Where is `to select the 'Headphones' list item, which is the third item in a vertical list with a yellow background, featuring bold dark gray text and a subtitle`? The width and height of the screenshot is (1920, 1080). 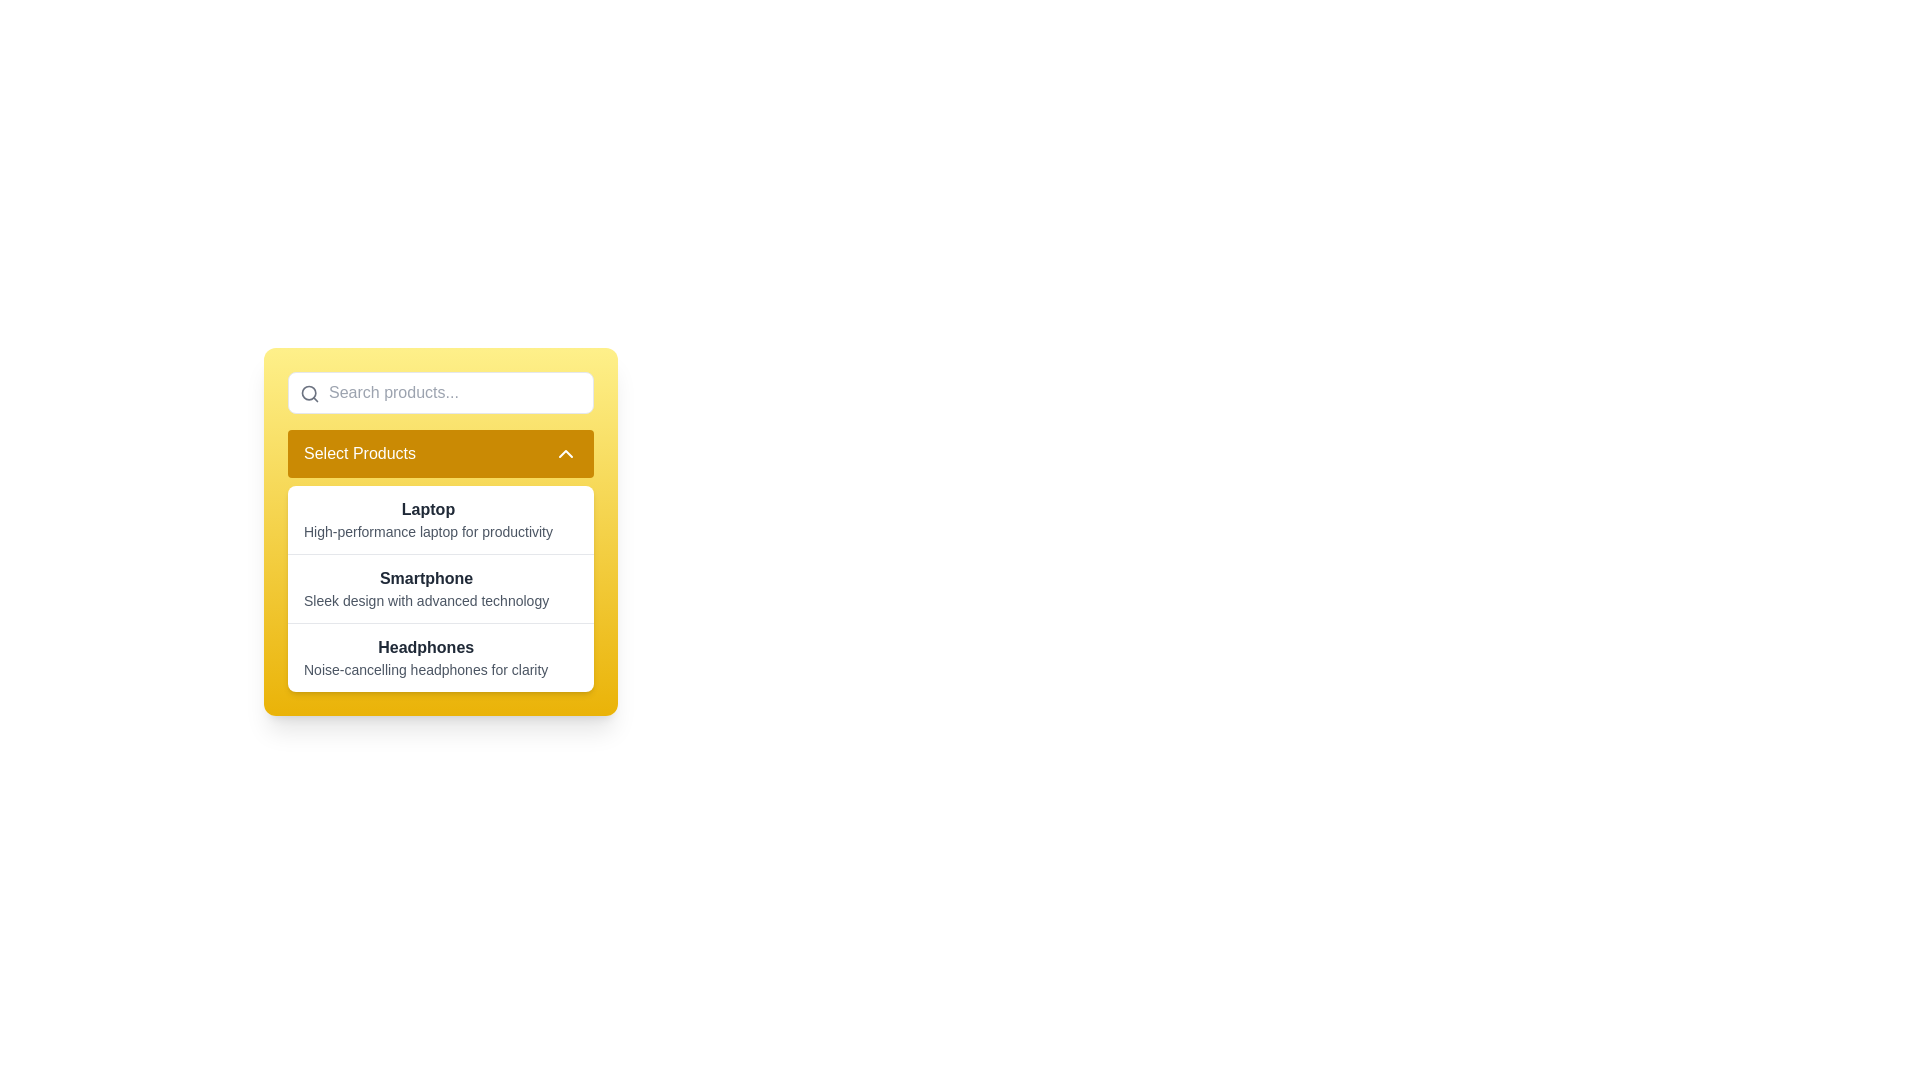
to select the 'Headphones' list item, which is the third item in a vertical list with a yellow background, featuring bold dark gray text and a subtitle is located at coordinates (440, 656).